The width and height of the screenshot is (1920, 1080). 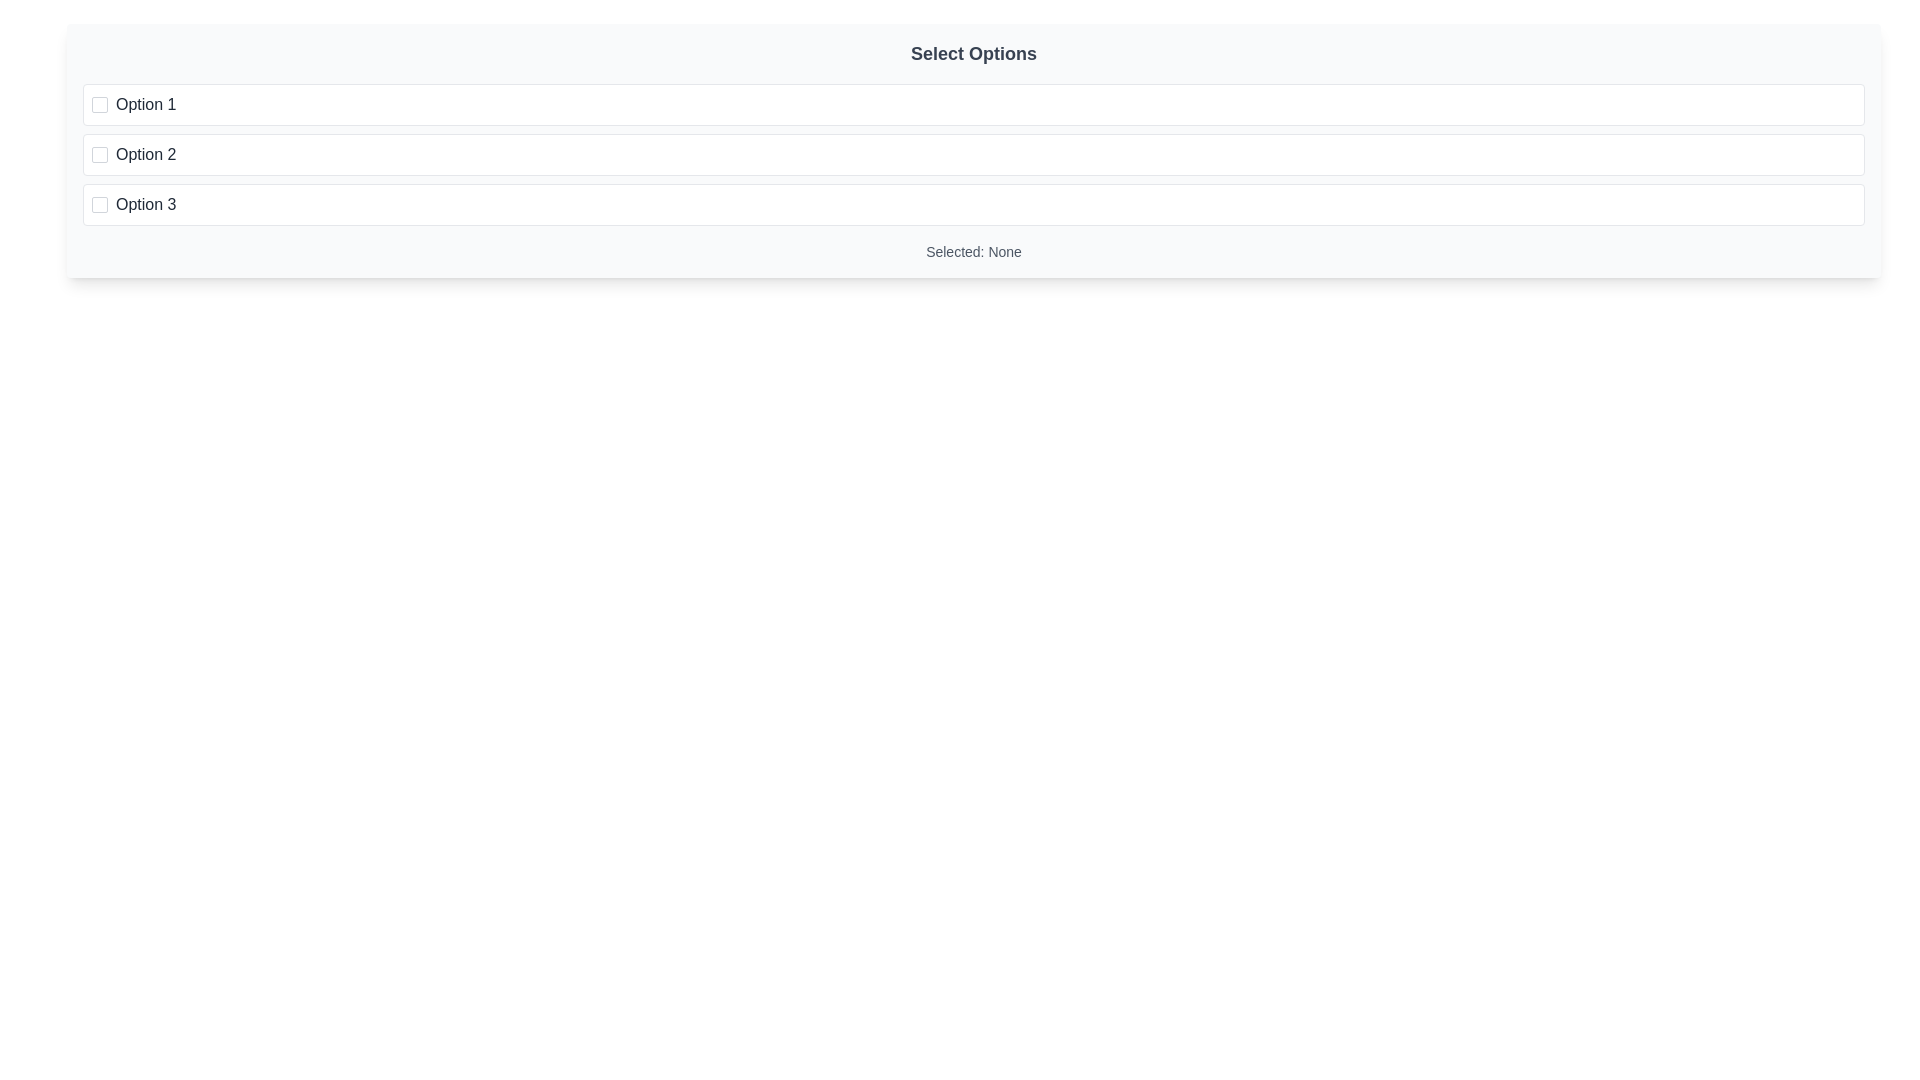 I want to click on the checkbox located at the far left of 'Option 3', so click(x=99, y=204).